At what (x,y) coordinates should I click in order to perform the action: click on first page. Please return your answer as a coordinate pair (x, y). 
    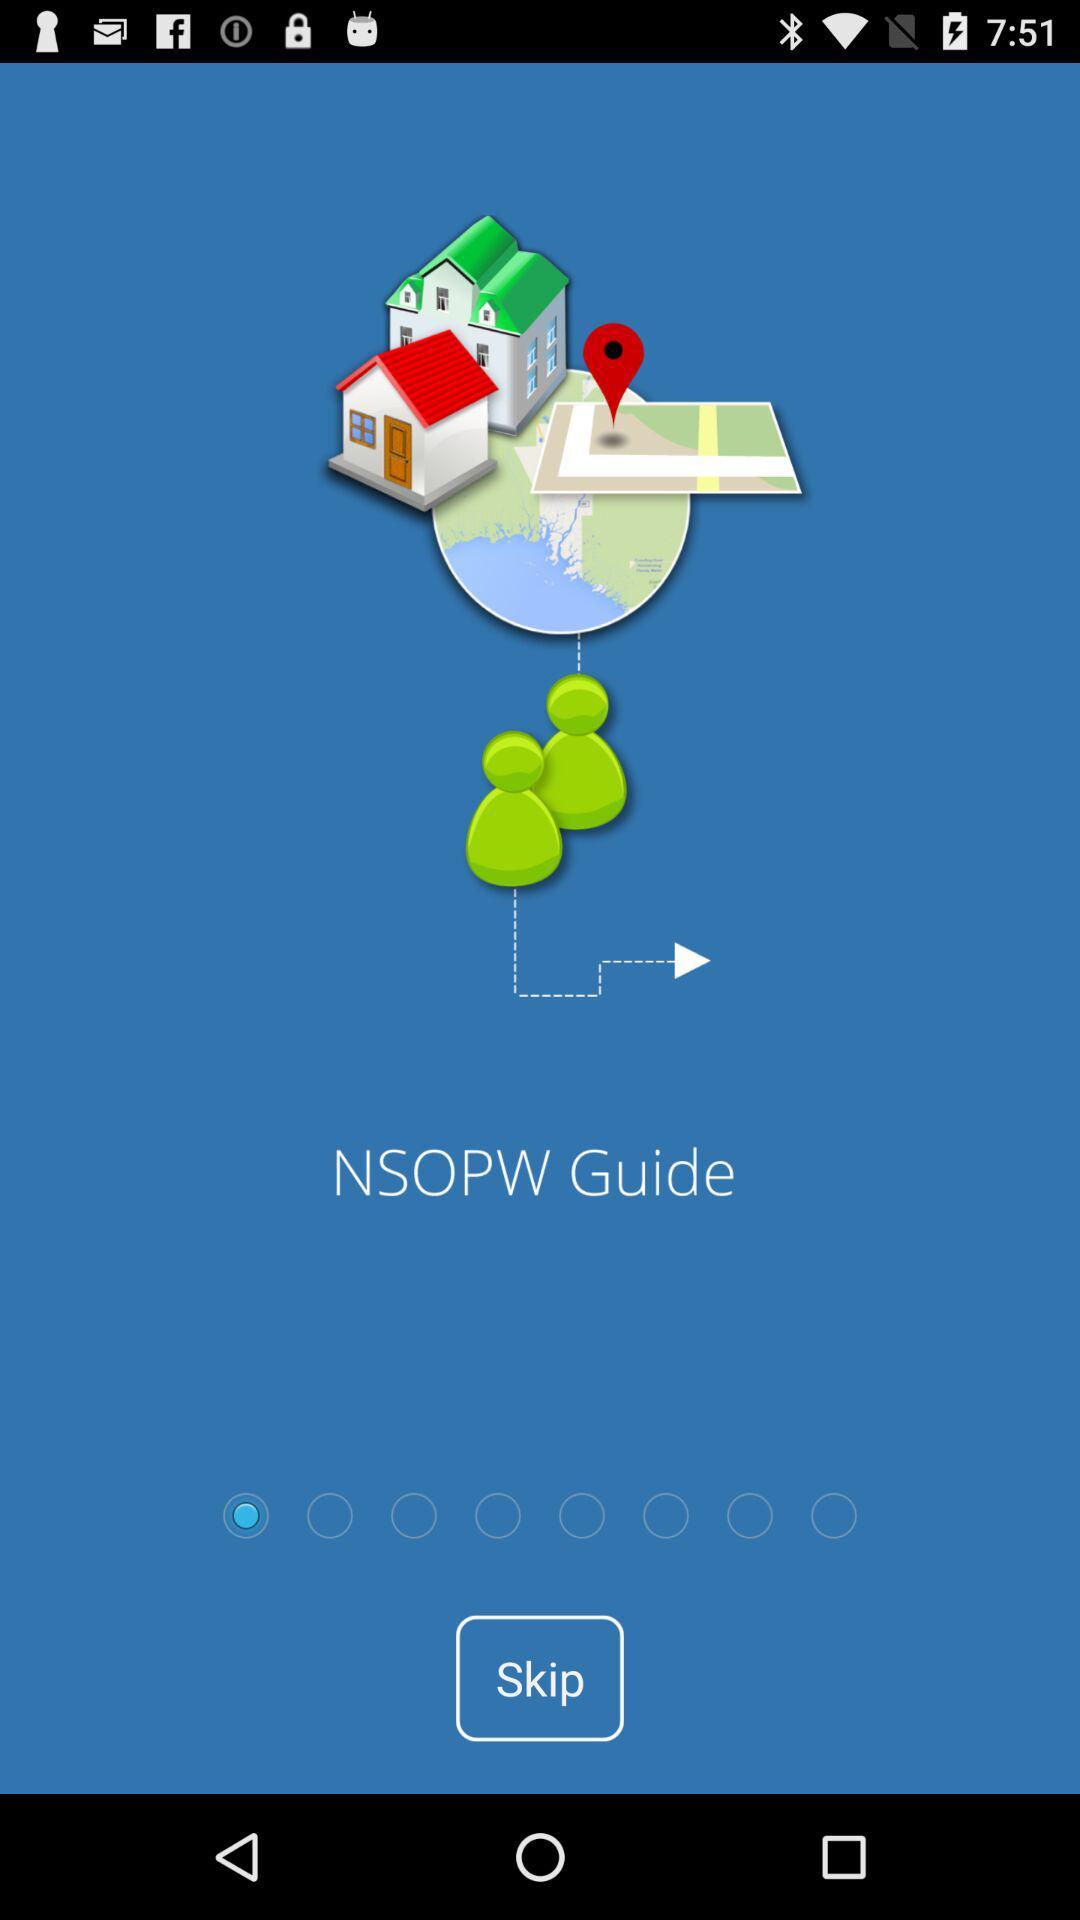
    Looking at the image, I should click on (245, 1515).